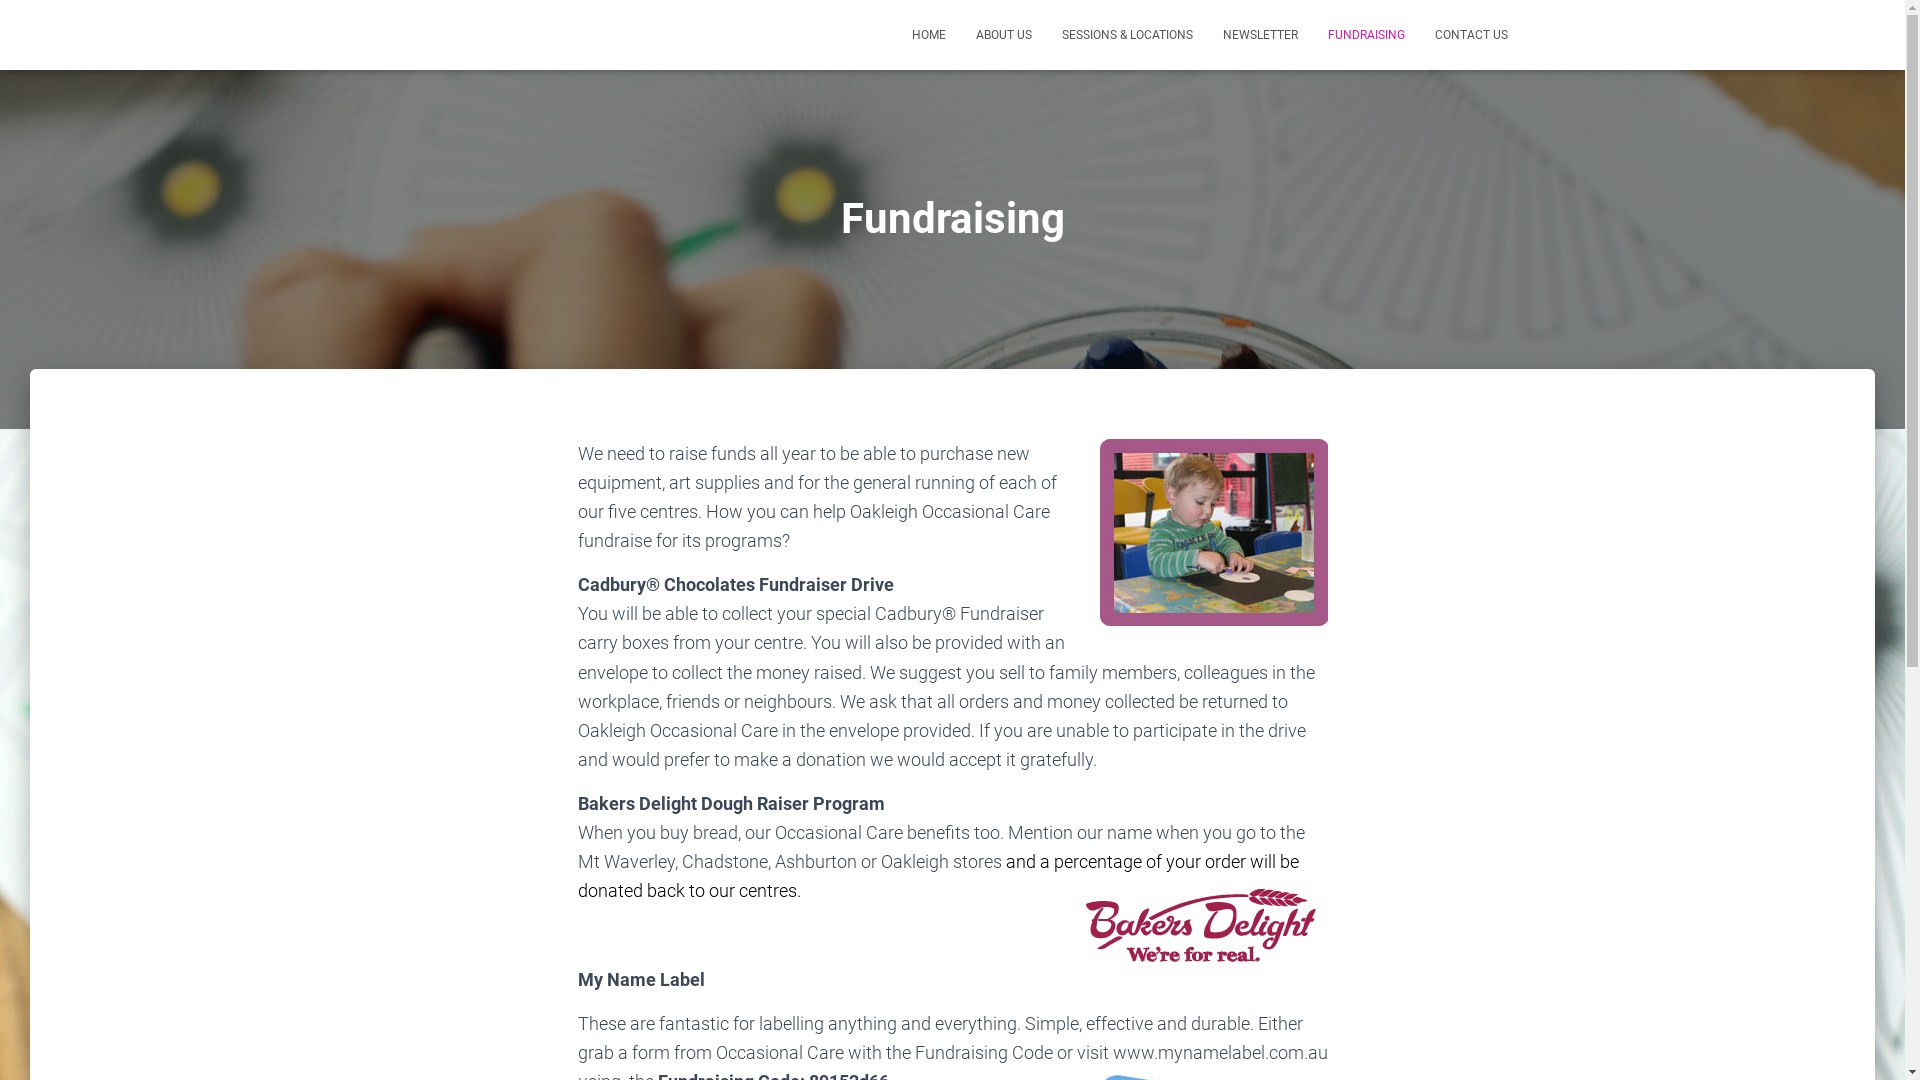 The image size is (1920, 1080). I want to click on 'NEWSLETTER', so click(1259, 34).